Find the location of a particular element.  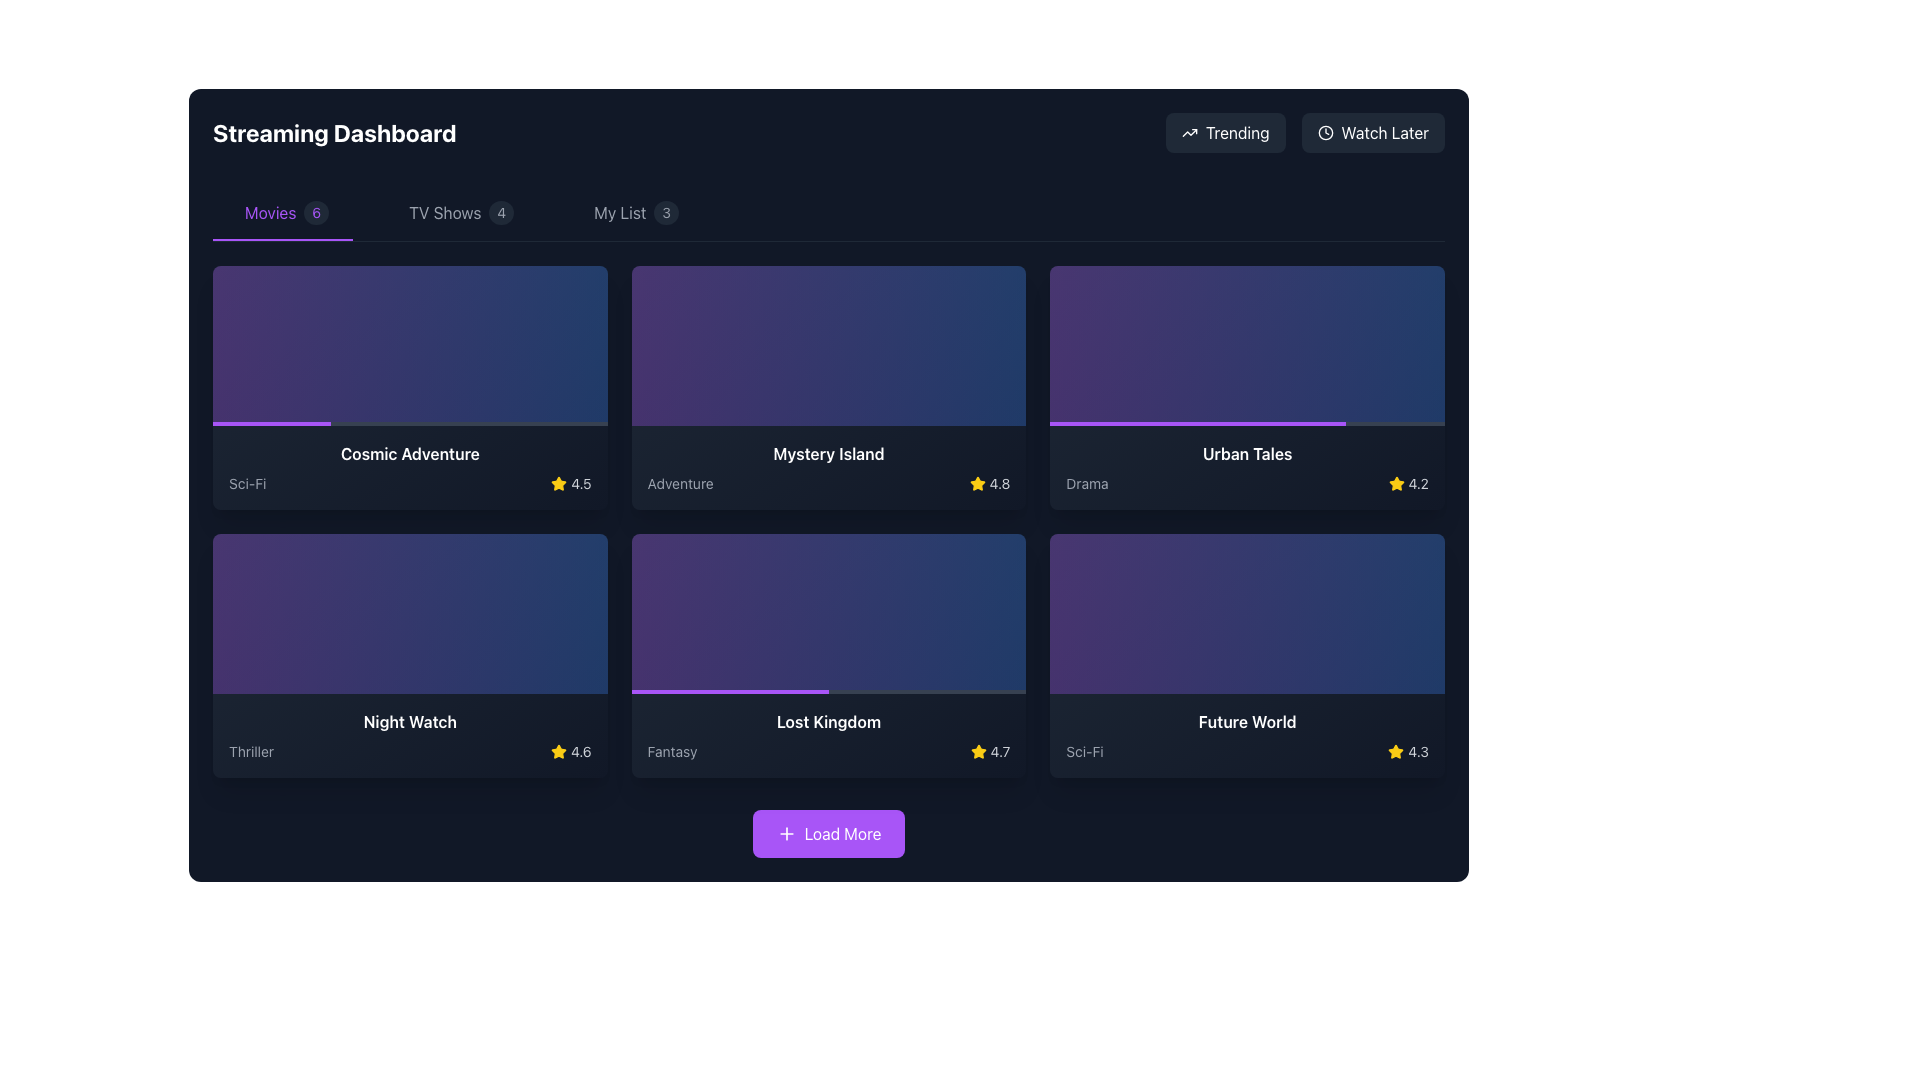

the information display row that shows the genre and user rating of the movie 'Mystery Island', located at the bottom right section of the card is located at coordinates (829, 483).